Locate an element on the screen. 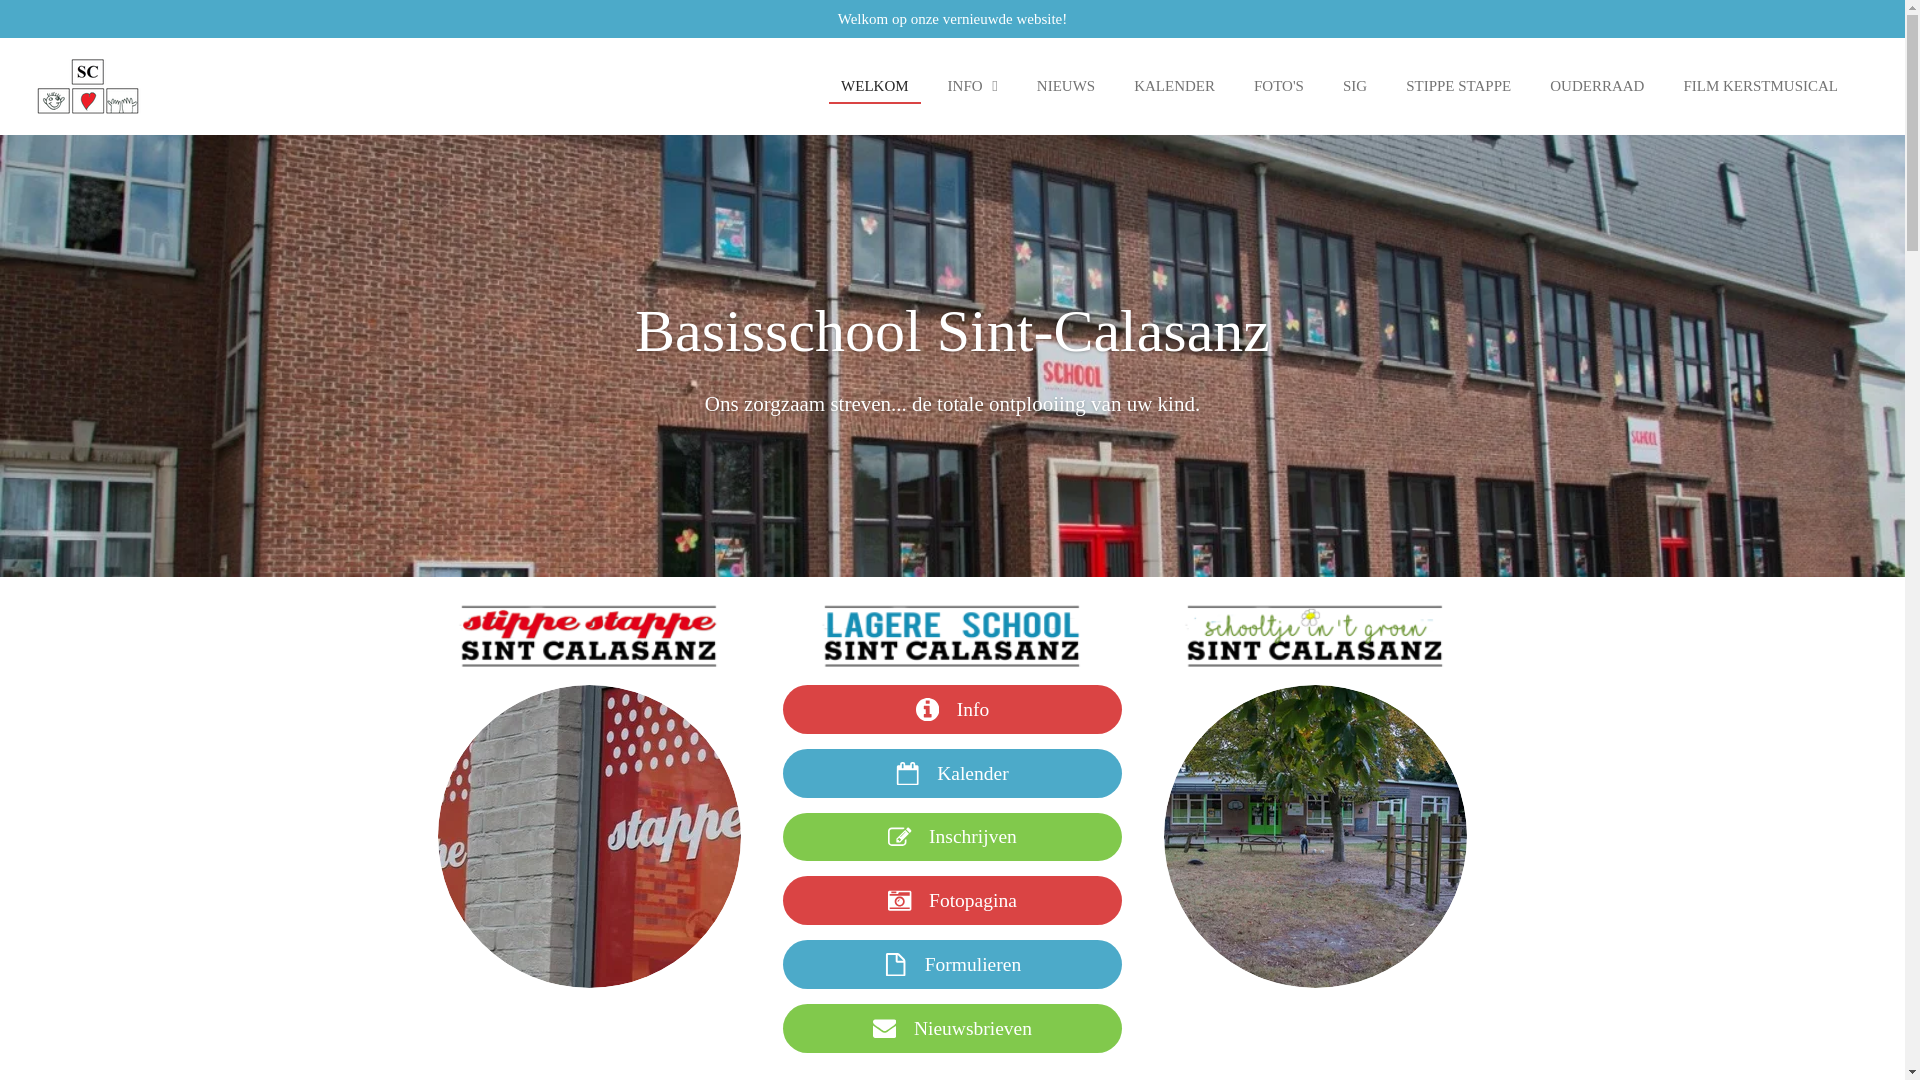 This screenshot has width=1920, height=1080. 'SIG' is located at coordinates (1354, 85).